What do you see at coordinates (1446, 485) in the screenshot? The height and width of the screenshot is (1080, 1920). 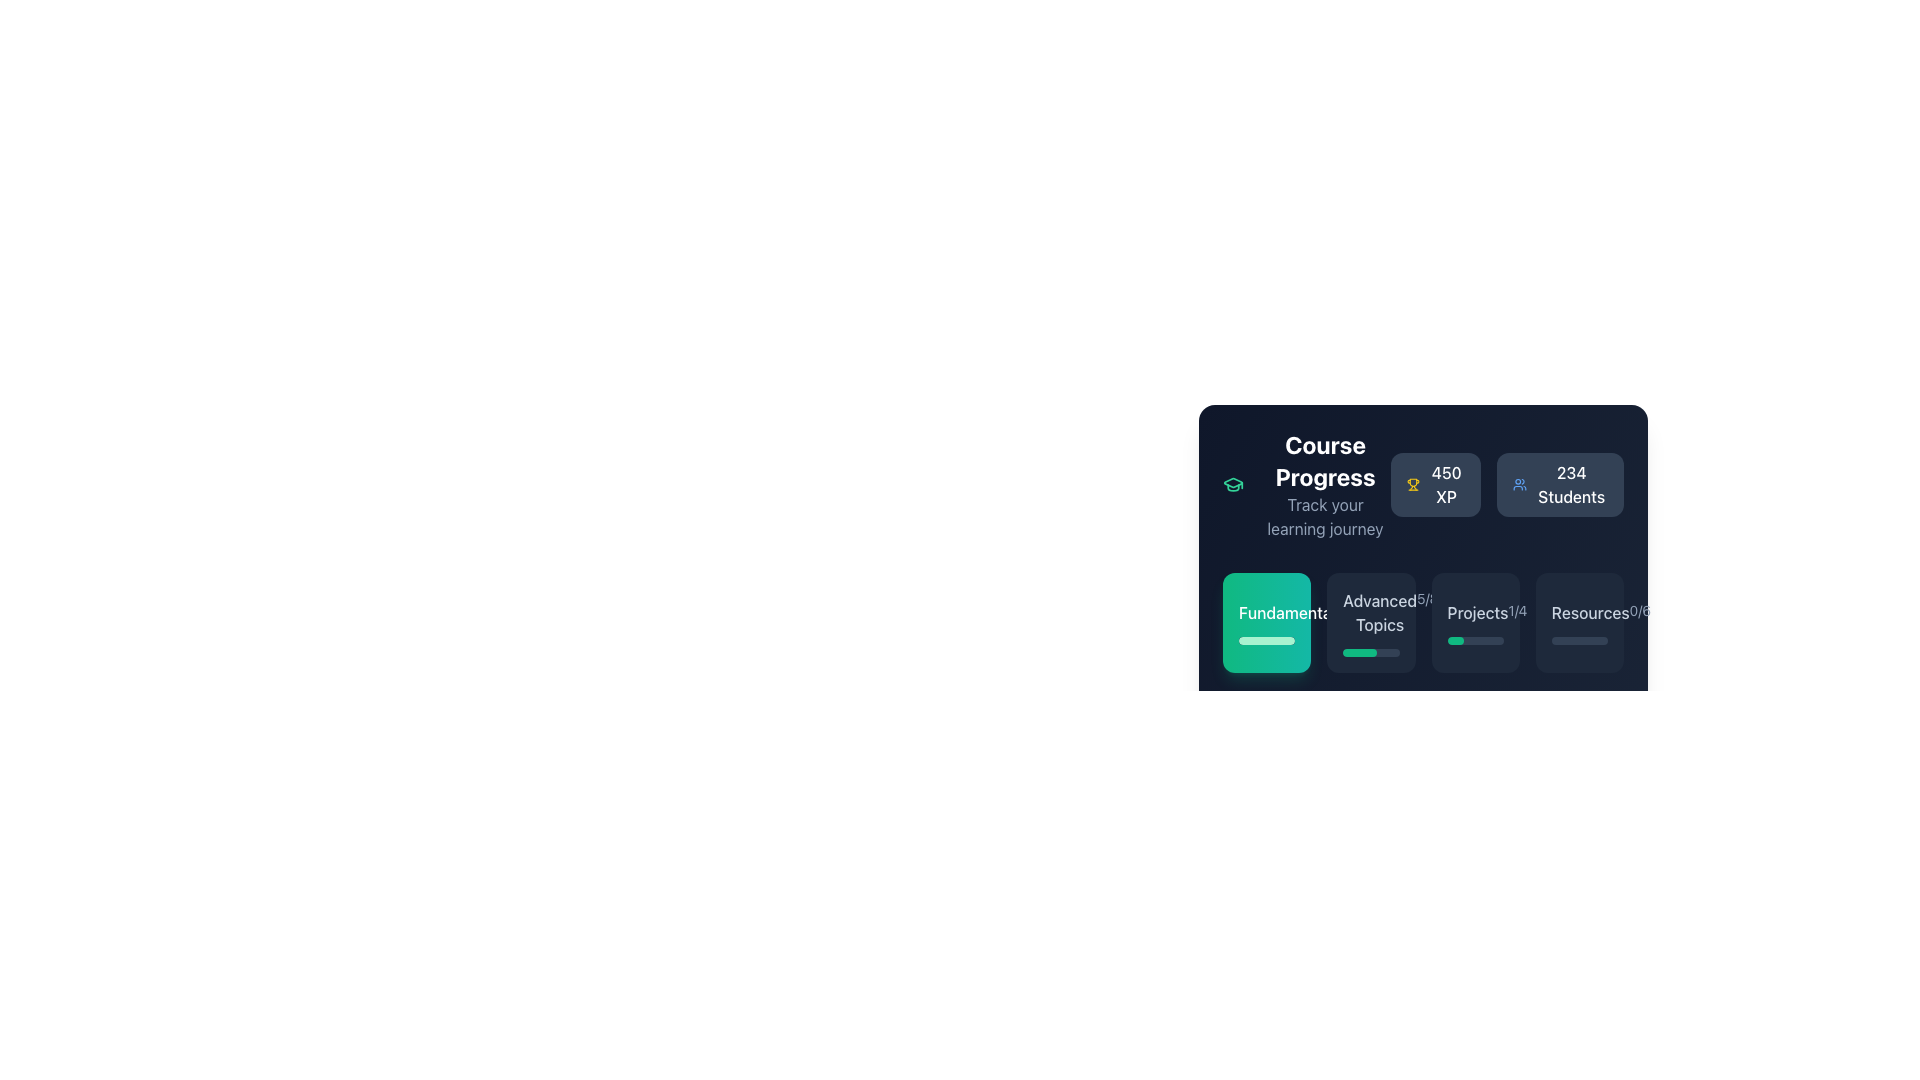 I see `the text label displaying '450 XP', which is styled in white font and indicates progress in the user interface module` at bounding box center [1446, 485].